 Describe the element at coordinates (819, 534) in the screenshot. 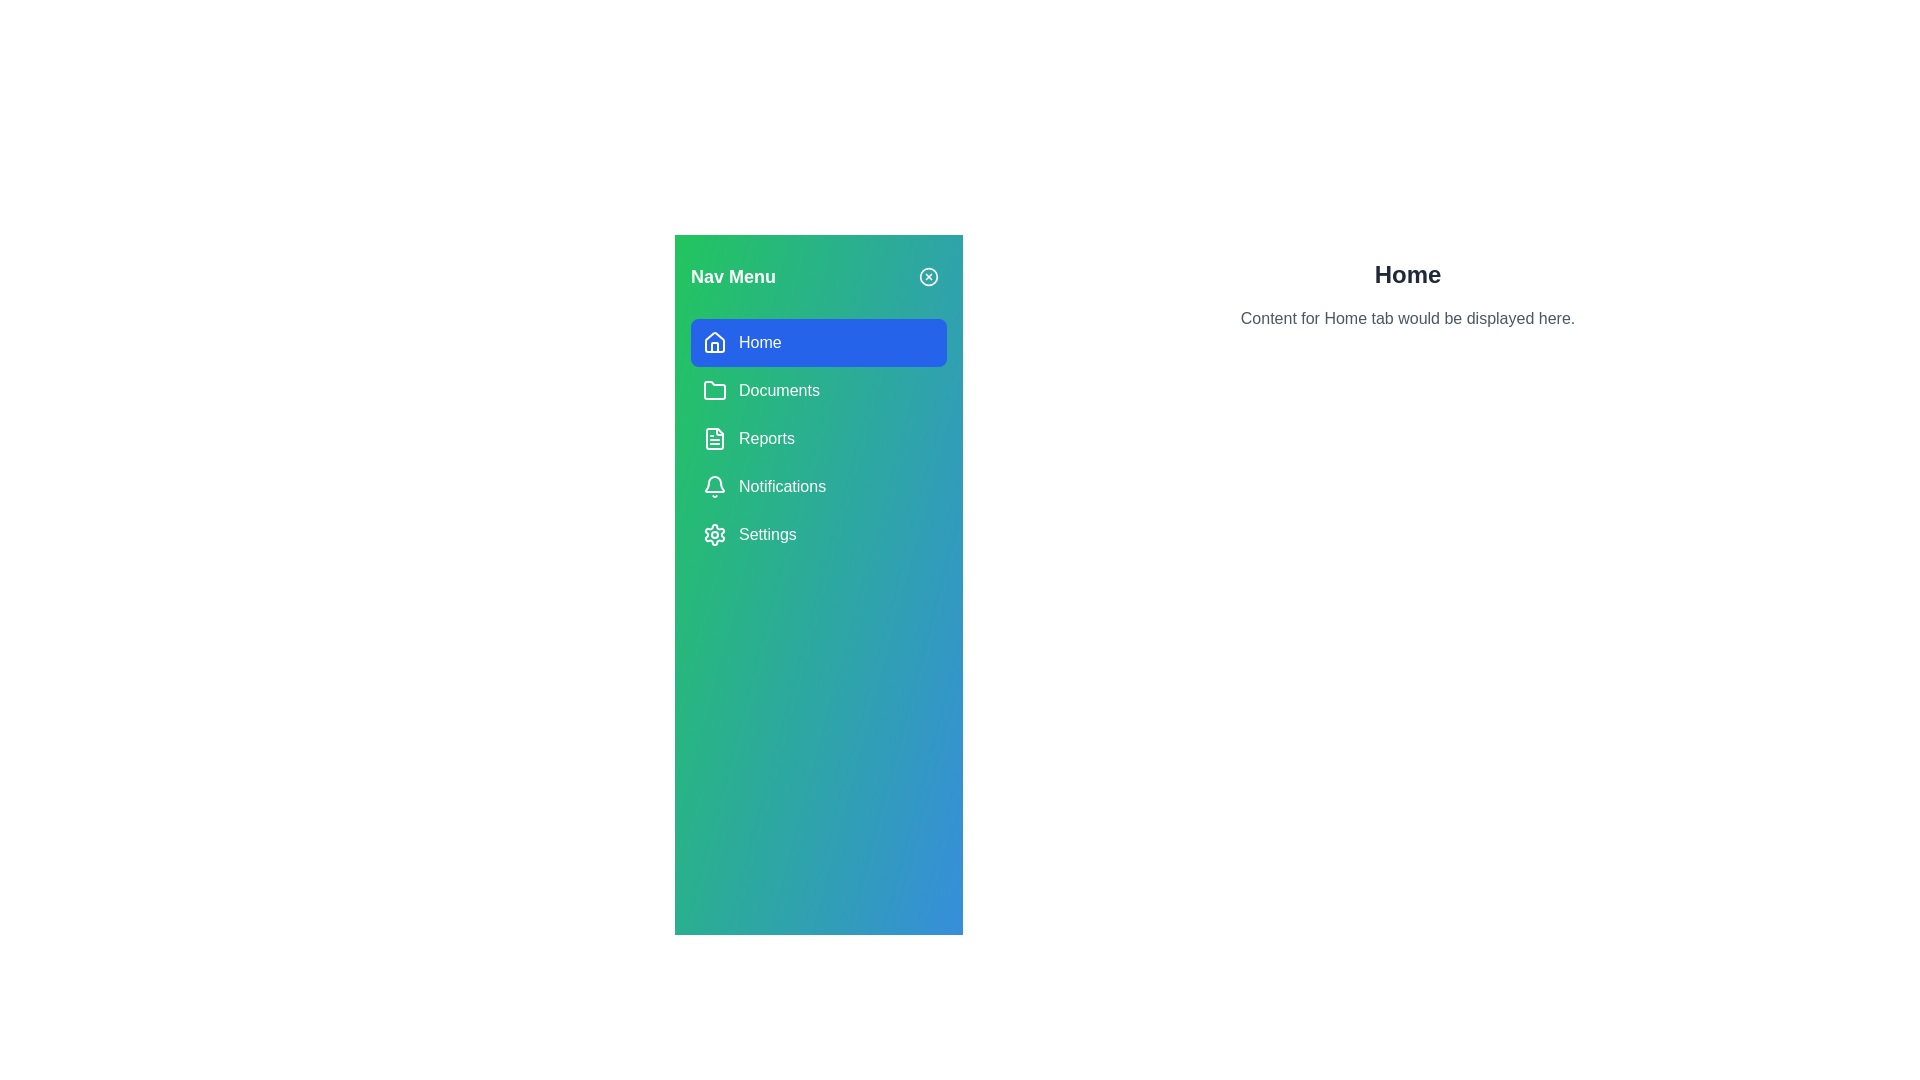

I see `the tab Settings in the navigation menu` at that location.